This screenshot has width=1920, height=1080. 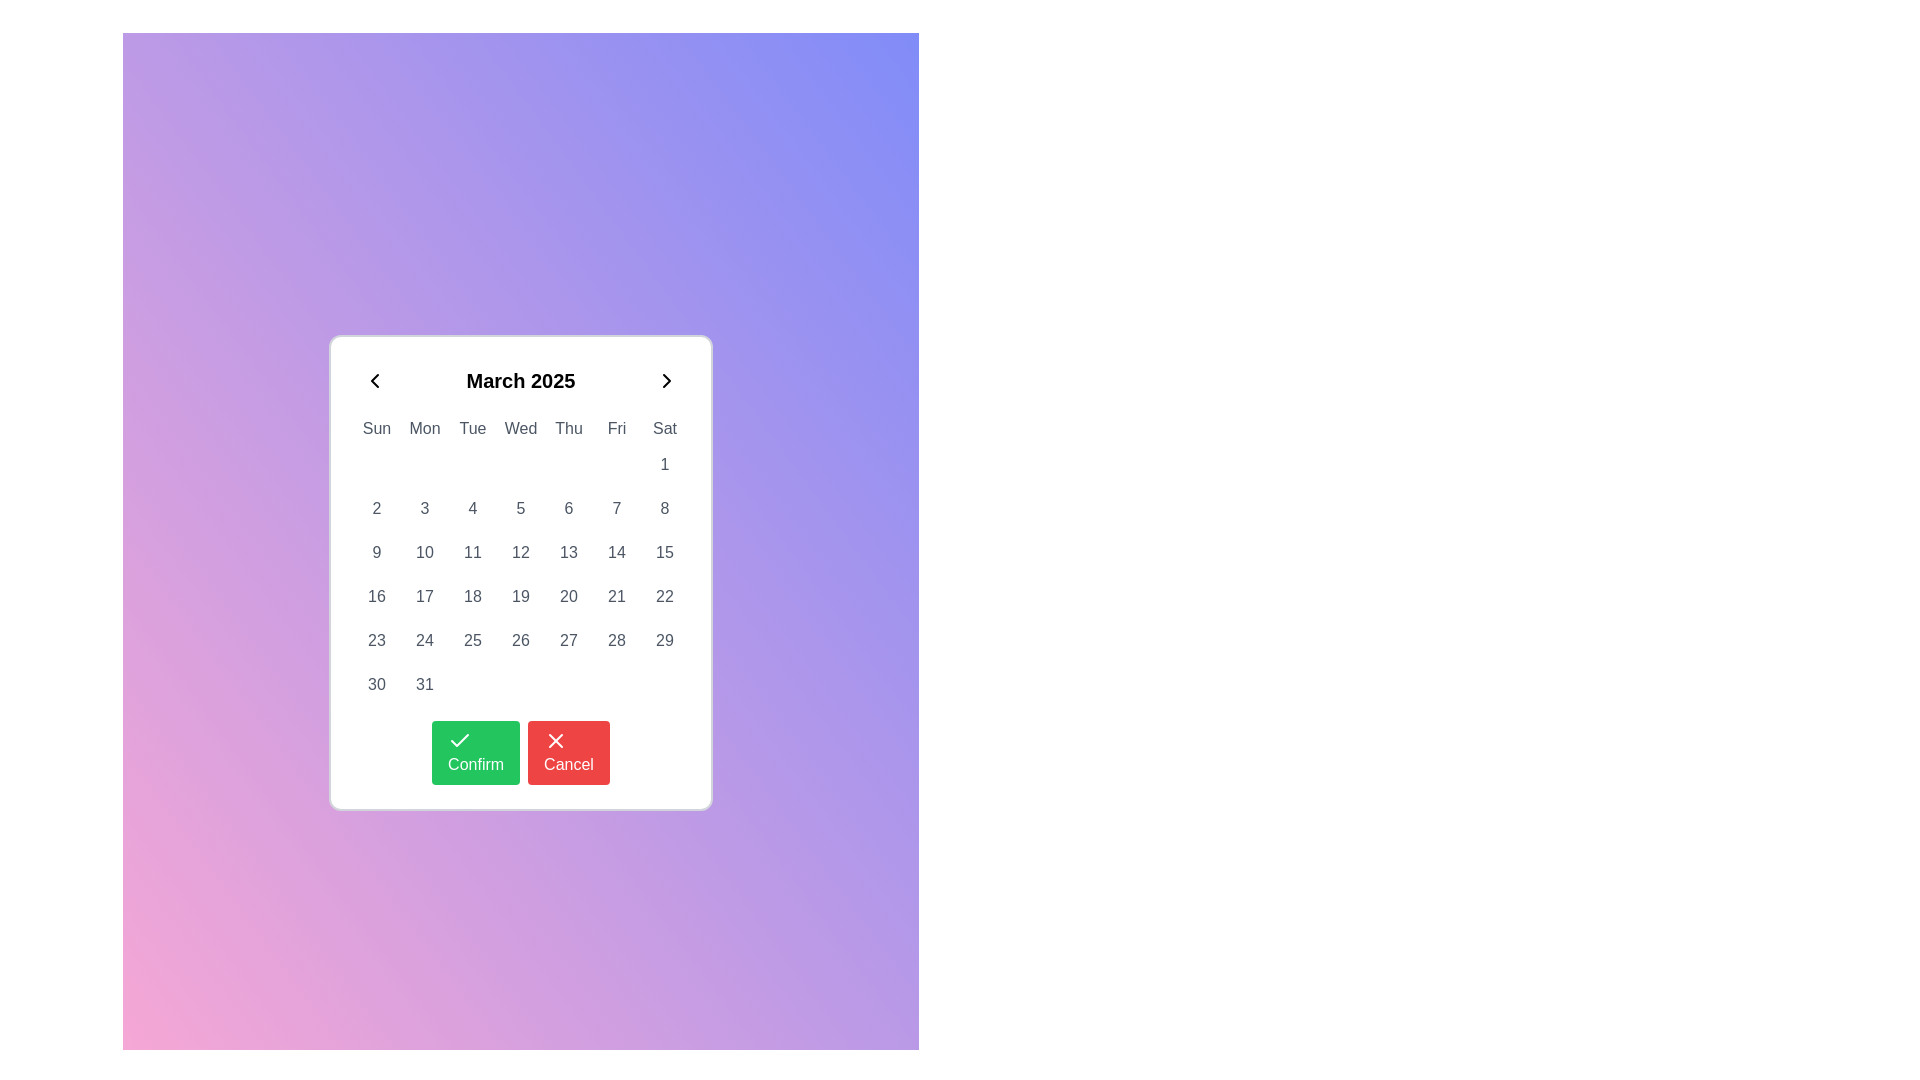 What do you see at coordinates (521, 381) in the screenshot?
I see `displayed month and year from the header element that shows 'March 2025', which is centrally located at the top of the calendar interface, flanked by navigation buttons` at bounding box center [521, 381].